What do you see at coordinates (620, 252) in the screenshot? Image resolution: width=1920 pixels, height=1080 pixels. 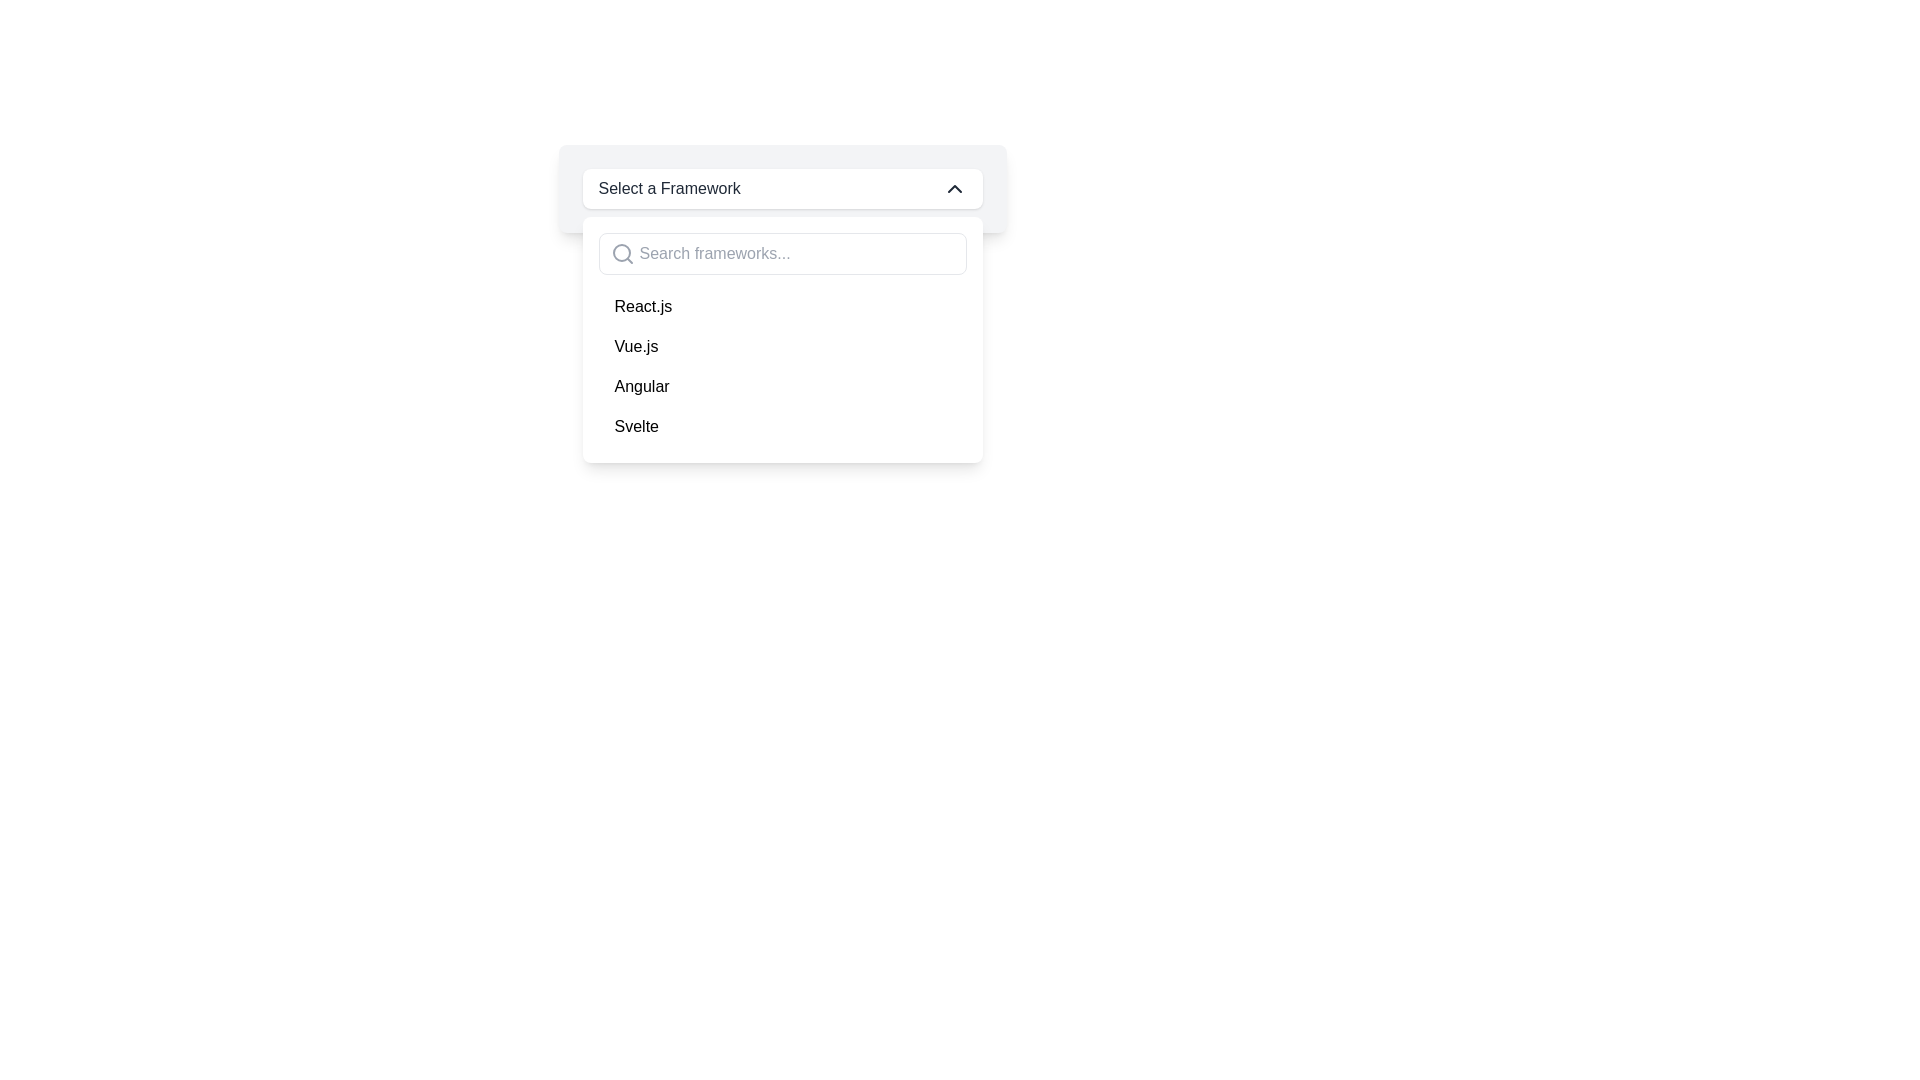 I see `the circular graphical component within the SVG icon, which is located to the left of the search input box containing the placeholder text 'Search frameworks...'` at bounding box center [620, 252].